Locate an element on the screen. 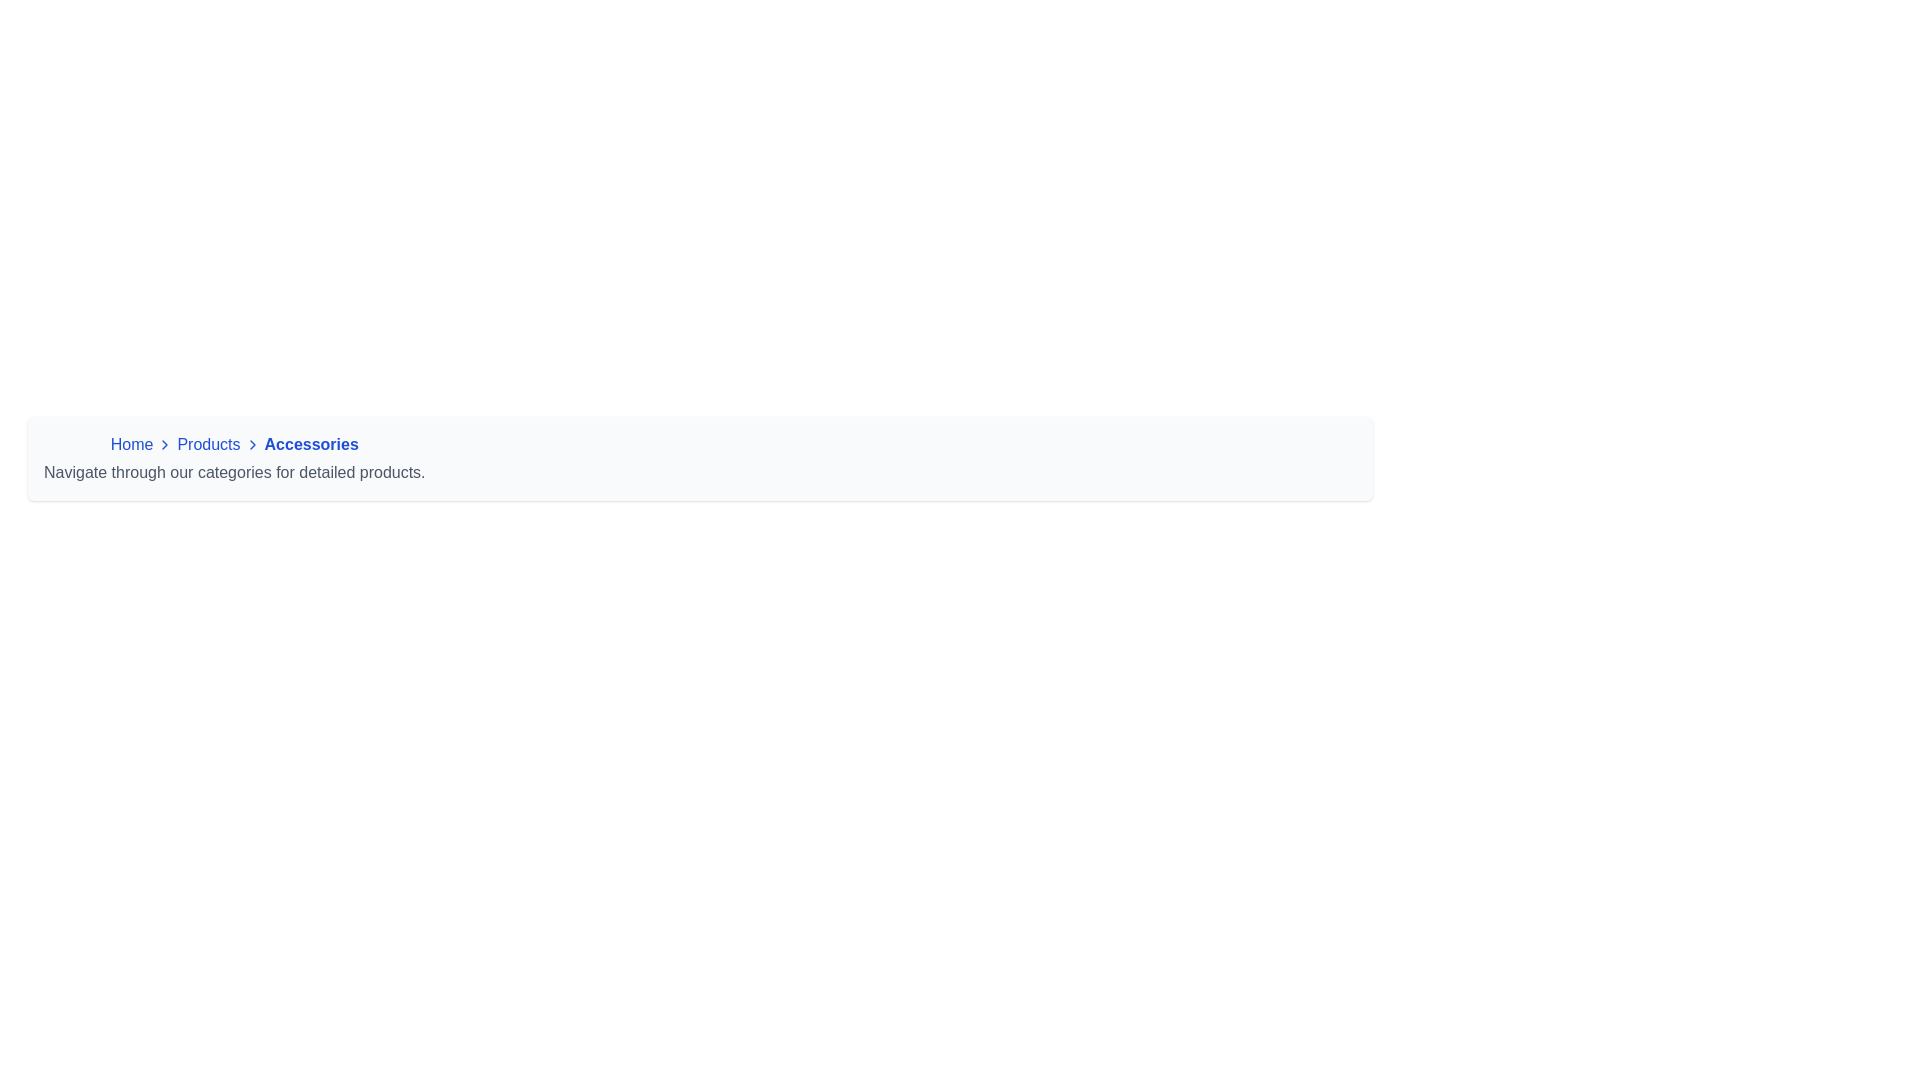 This screenshot has height=1080, width=1920. the Chevron-Right icon in the breadcrumb navigation, which indicates progression to the 'Products' section is located at coordinates (165, 443).